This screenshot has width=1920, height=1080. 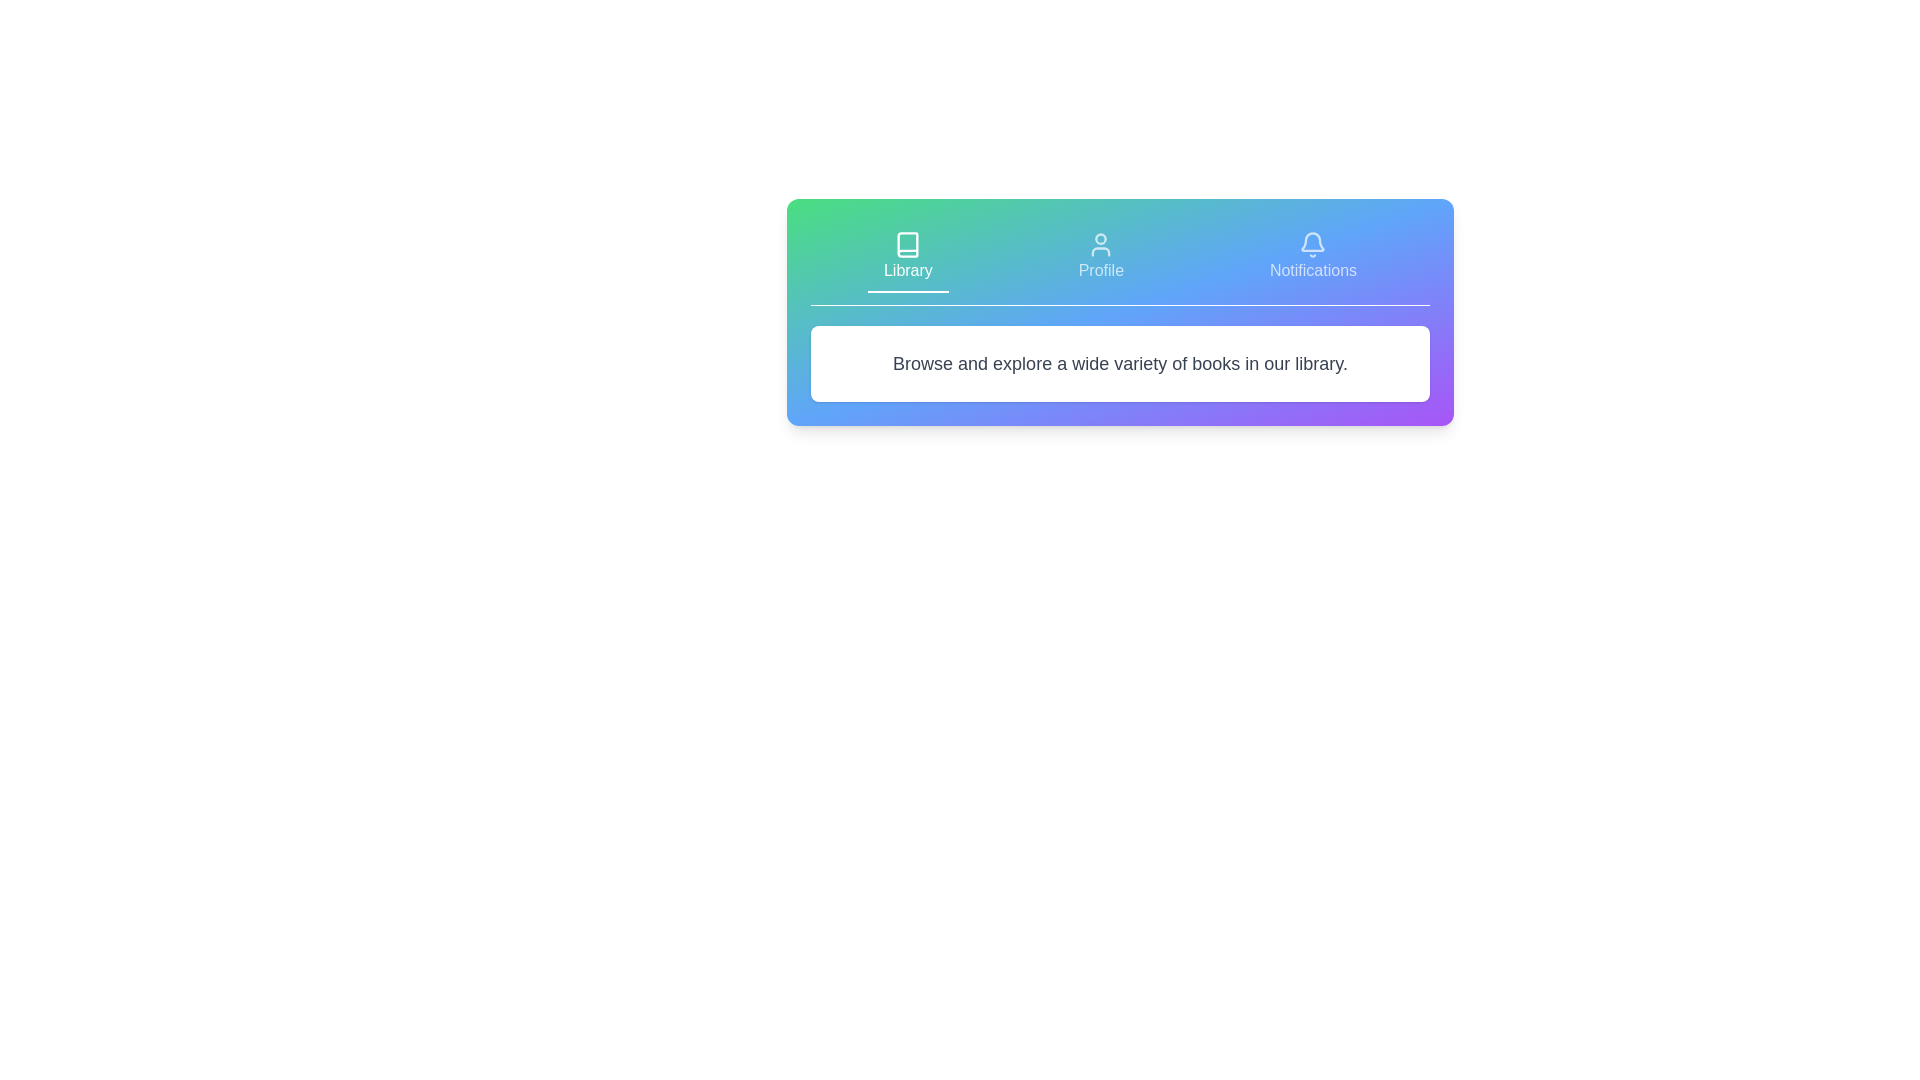 What do you see at coordinates (1313, 257) in the screenshot?
I see `the Notifications tab` at bounding box center [1313, 257].